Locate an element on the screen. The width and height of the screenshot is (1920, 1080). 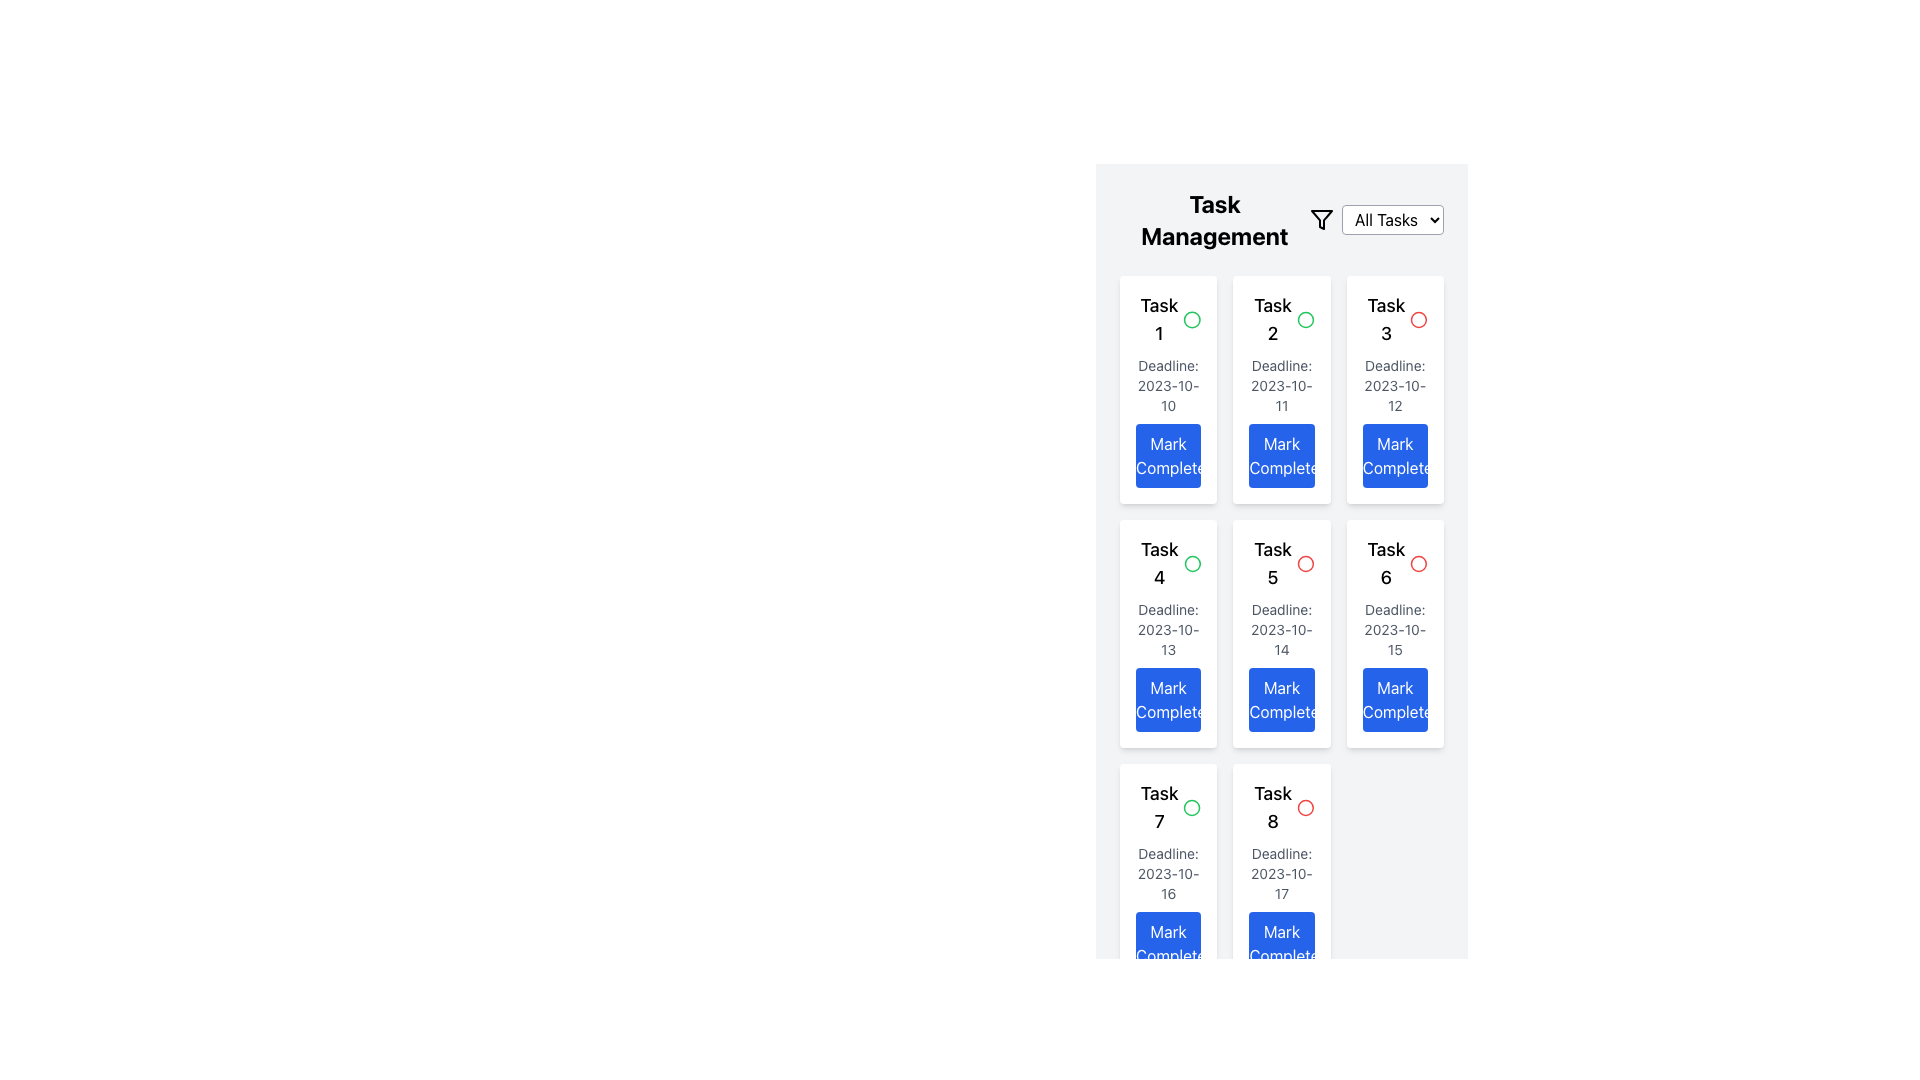
the label displaying 'Task 3', which is styled with medium font weight and is accompanied by a red circular status marker on its right is located at coordinates (1394, 319).